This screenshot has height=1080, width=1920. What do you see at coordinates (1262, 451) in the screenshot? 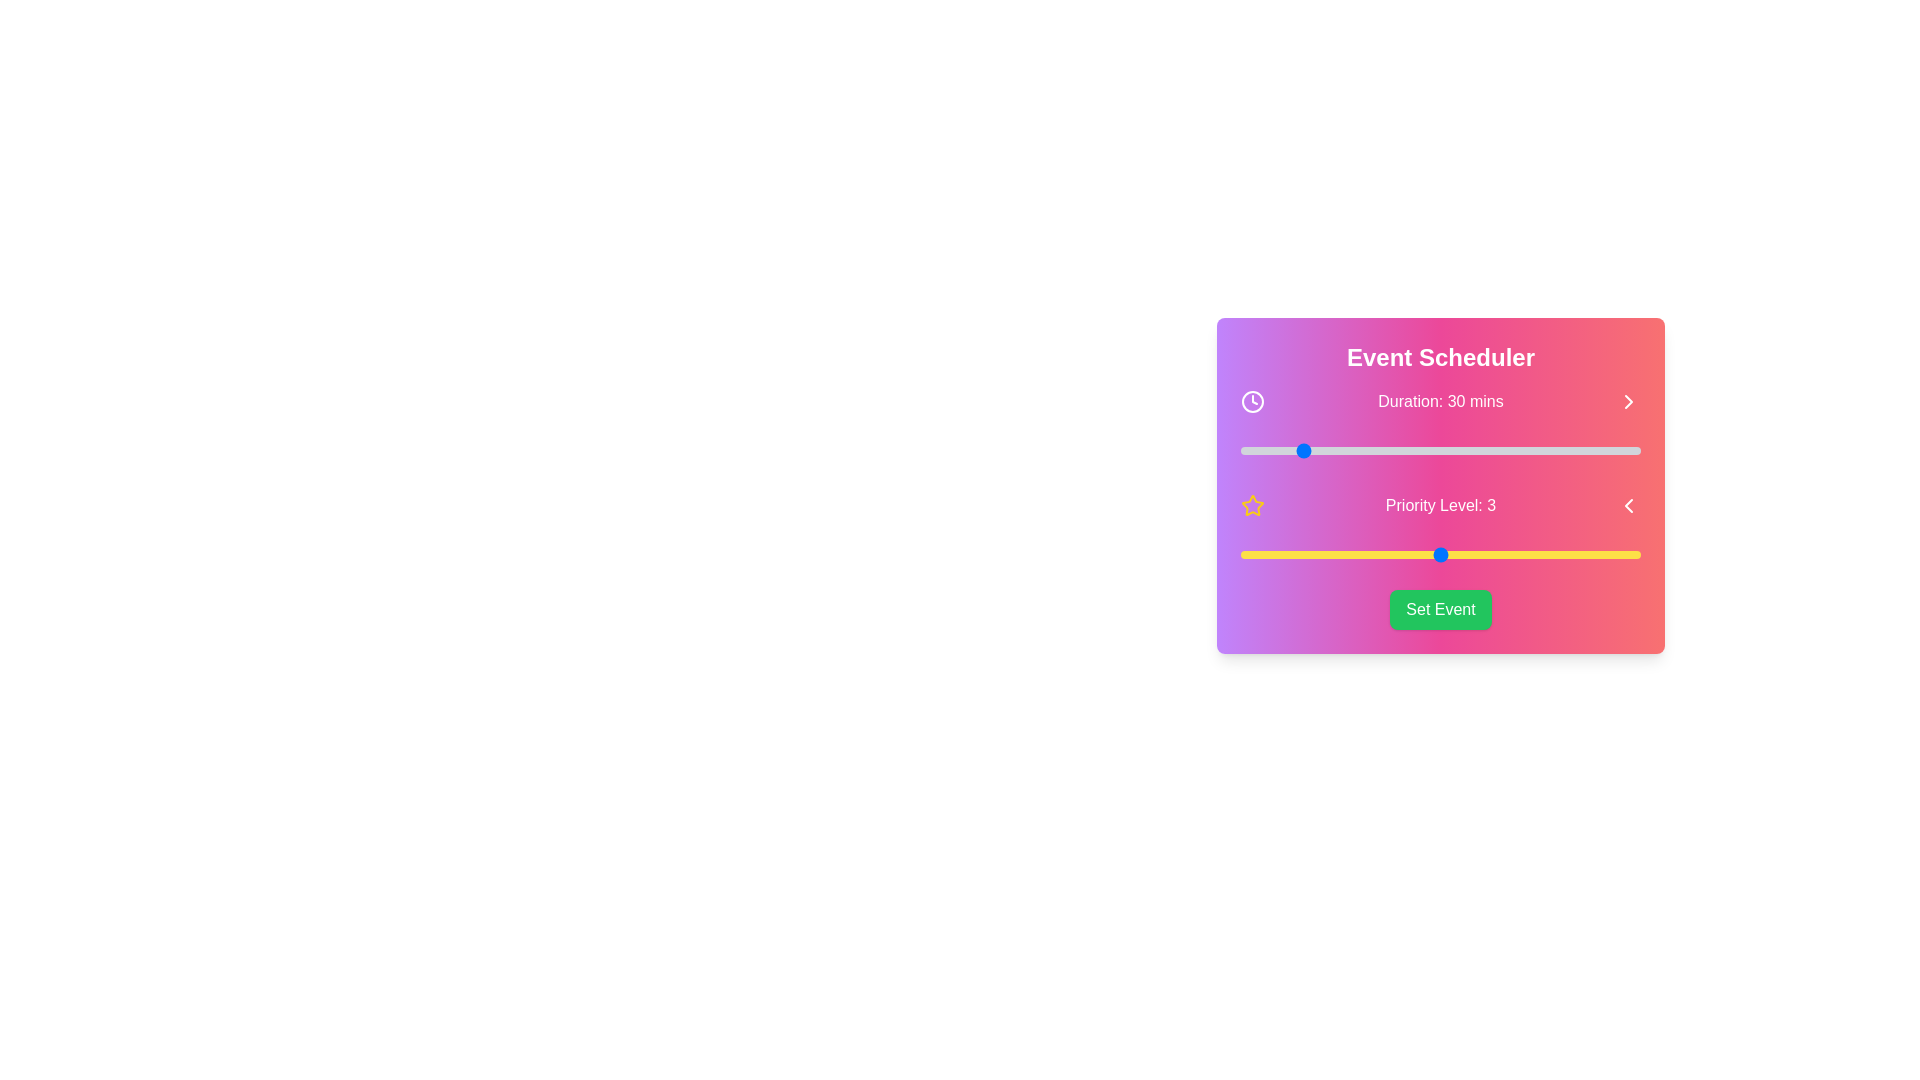
I see `the slider` at bounding box center [1262, 451].